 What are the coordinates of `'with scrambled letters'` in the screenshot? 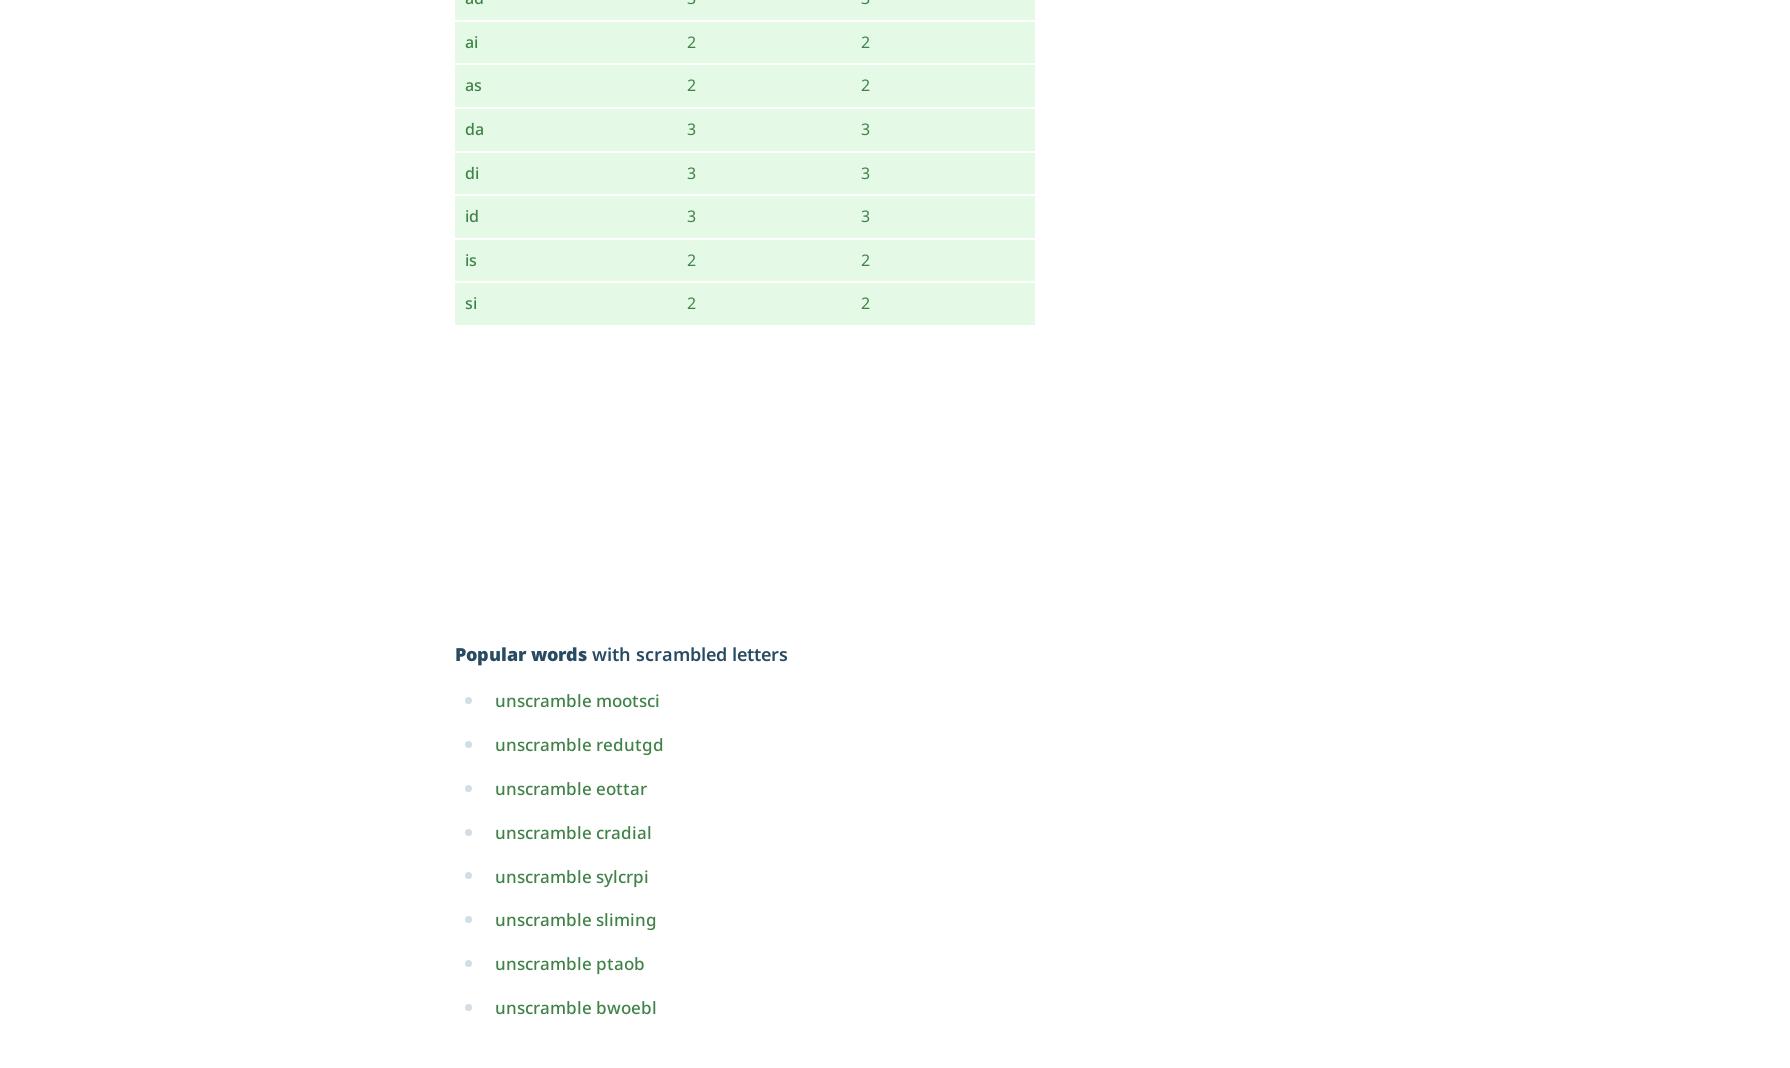 It's located at (585, 651).